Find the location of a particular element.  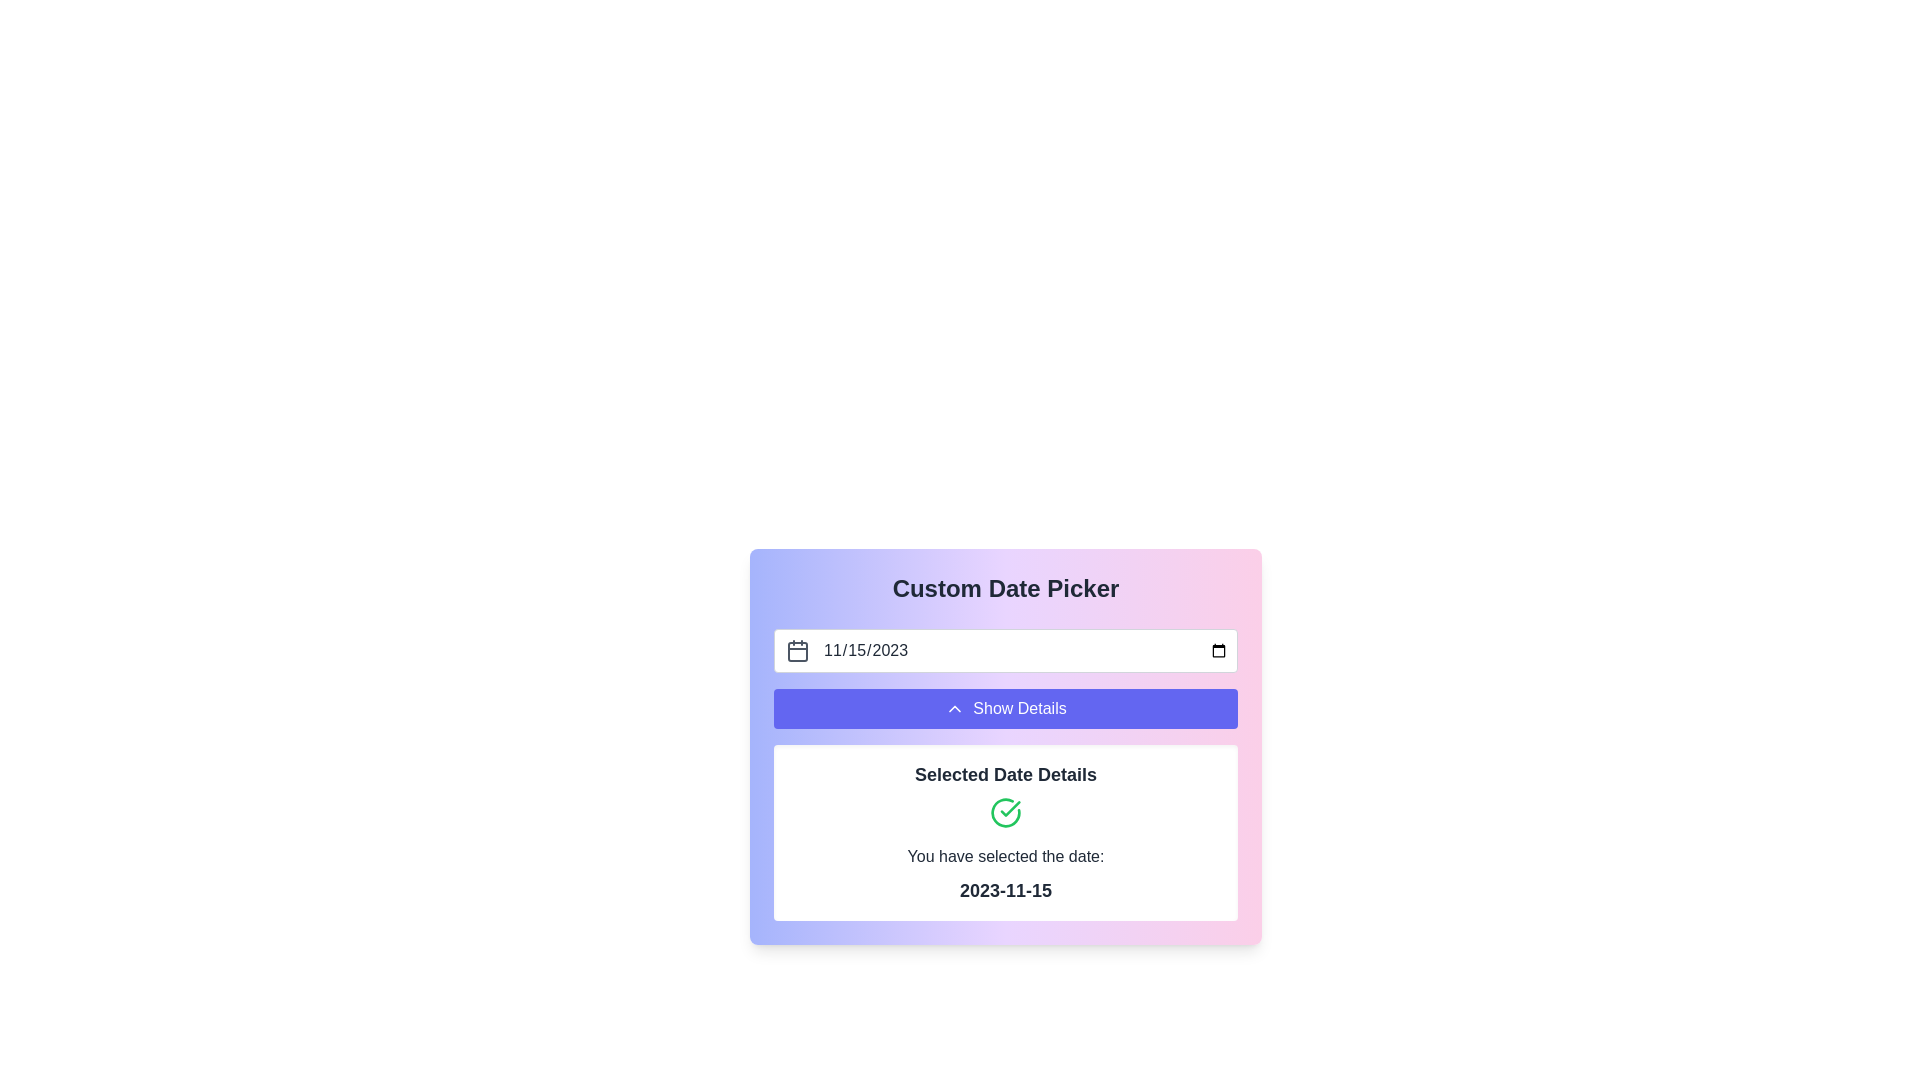

the Information Panel that displays 'Selected Date Details' with a green circular check icon and the selected date '2023-11-15' is located at coordinates (1006, 833).